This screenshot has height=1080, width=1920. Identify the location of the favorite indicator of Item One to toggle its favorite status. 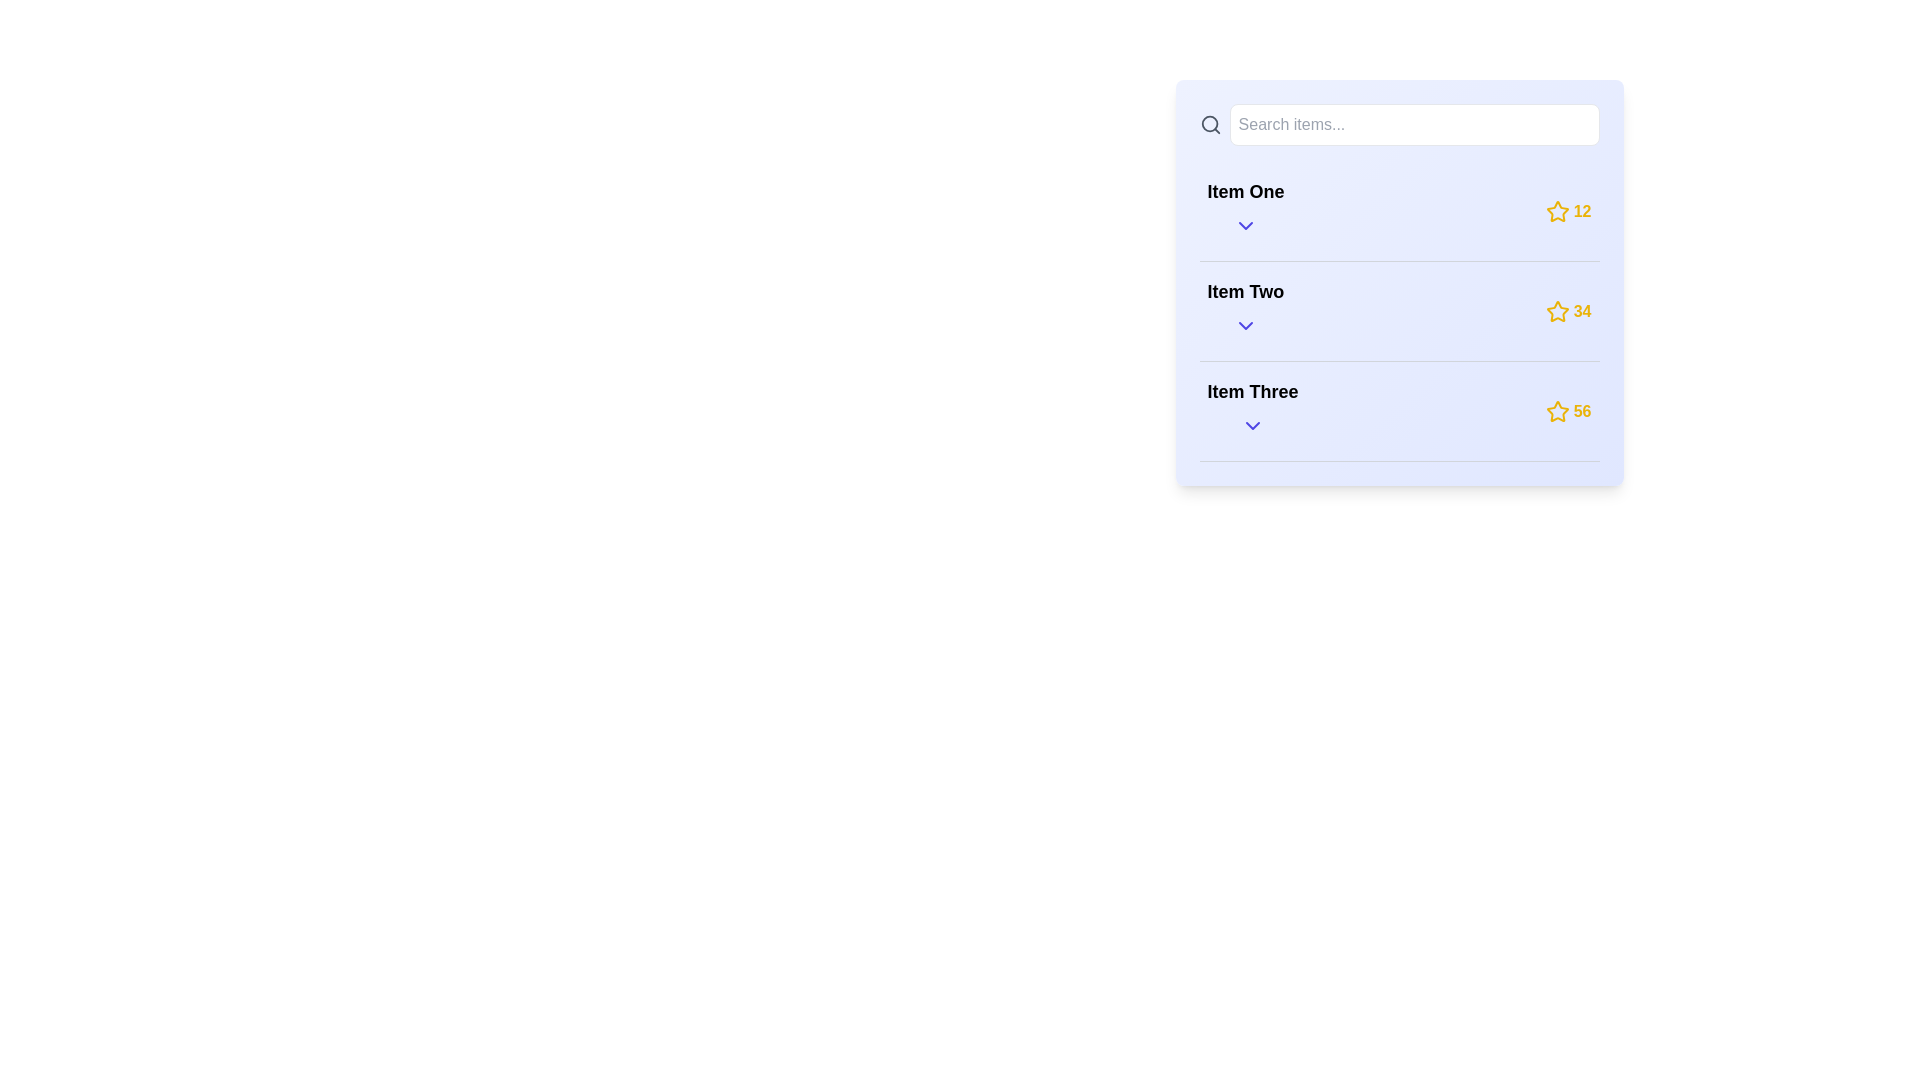
(1556, 211).